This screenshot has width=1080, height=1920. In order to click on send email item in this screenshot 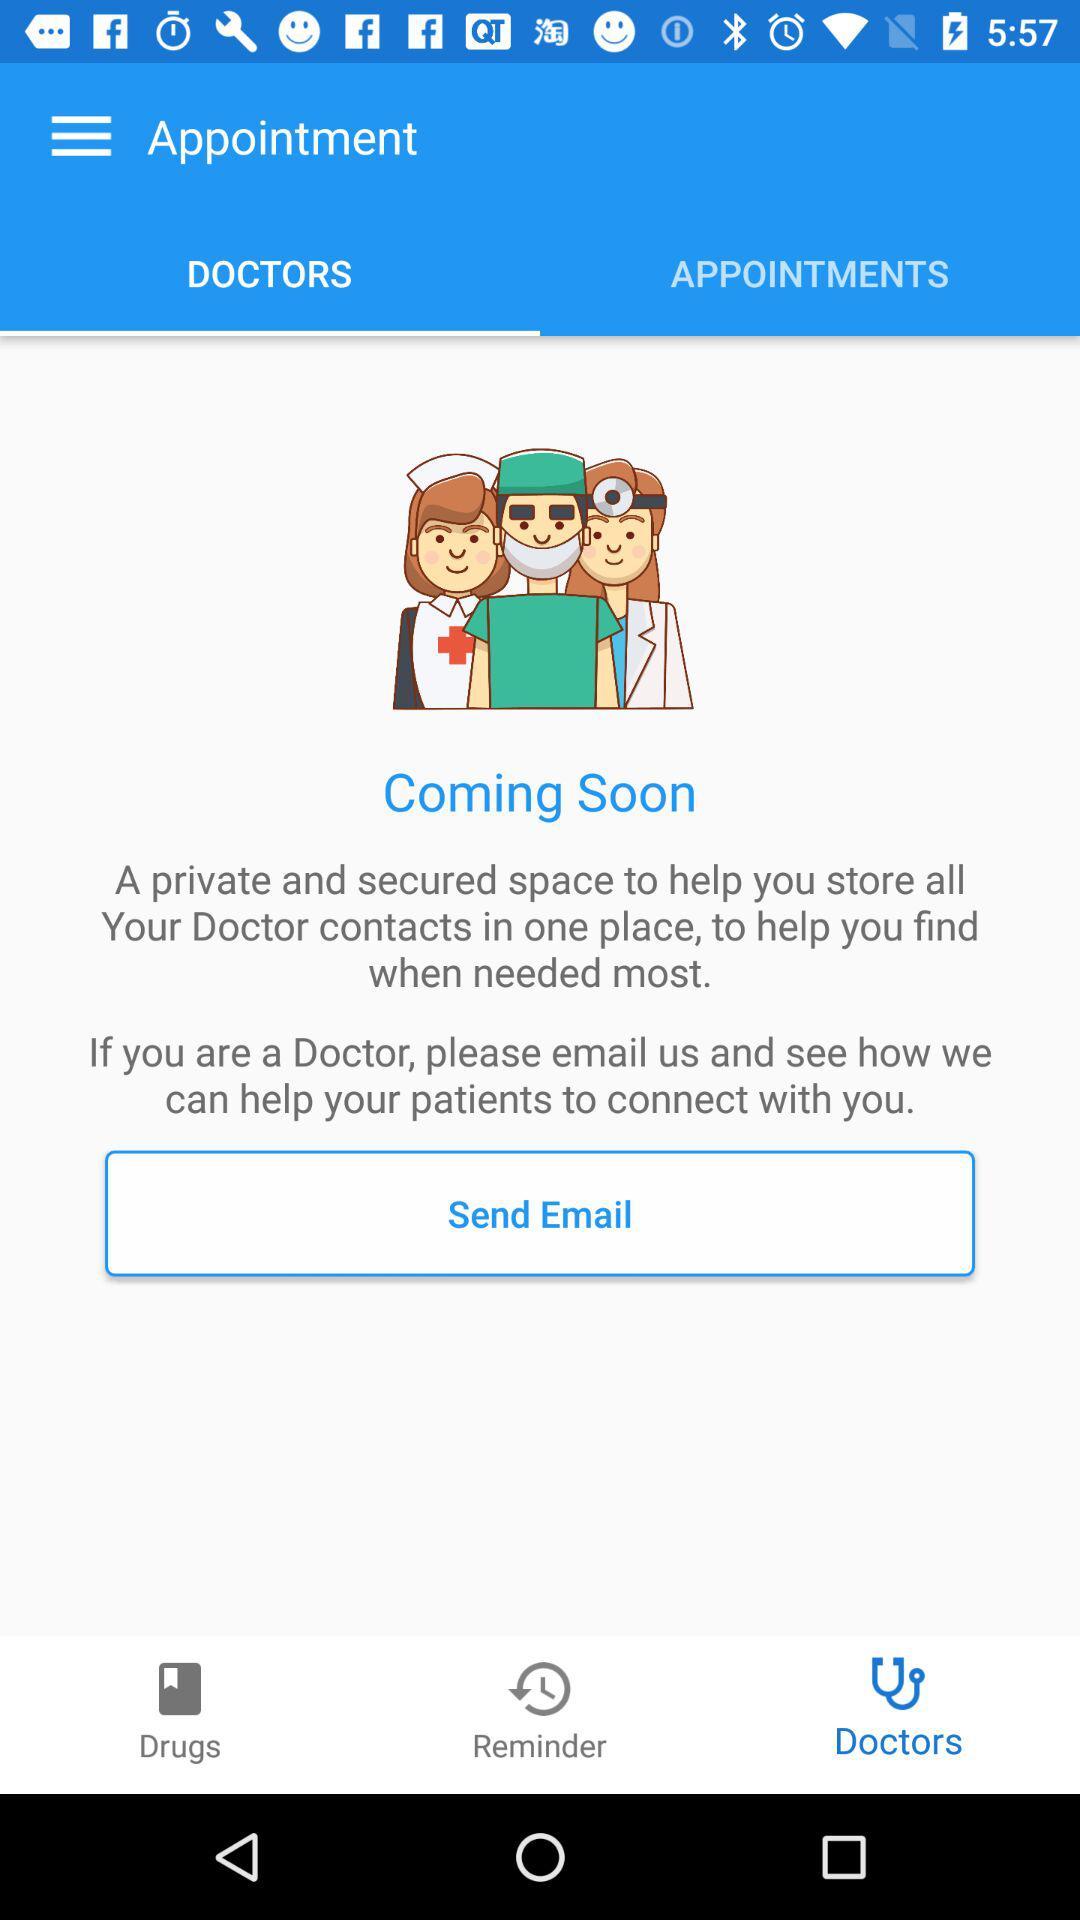, I will do `click(540, 1212)`.